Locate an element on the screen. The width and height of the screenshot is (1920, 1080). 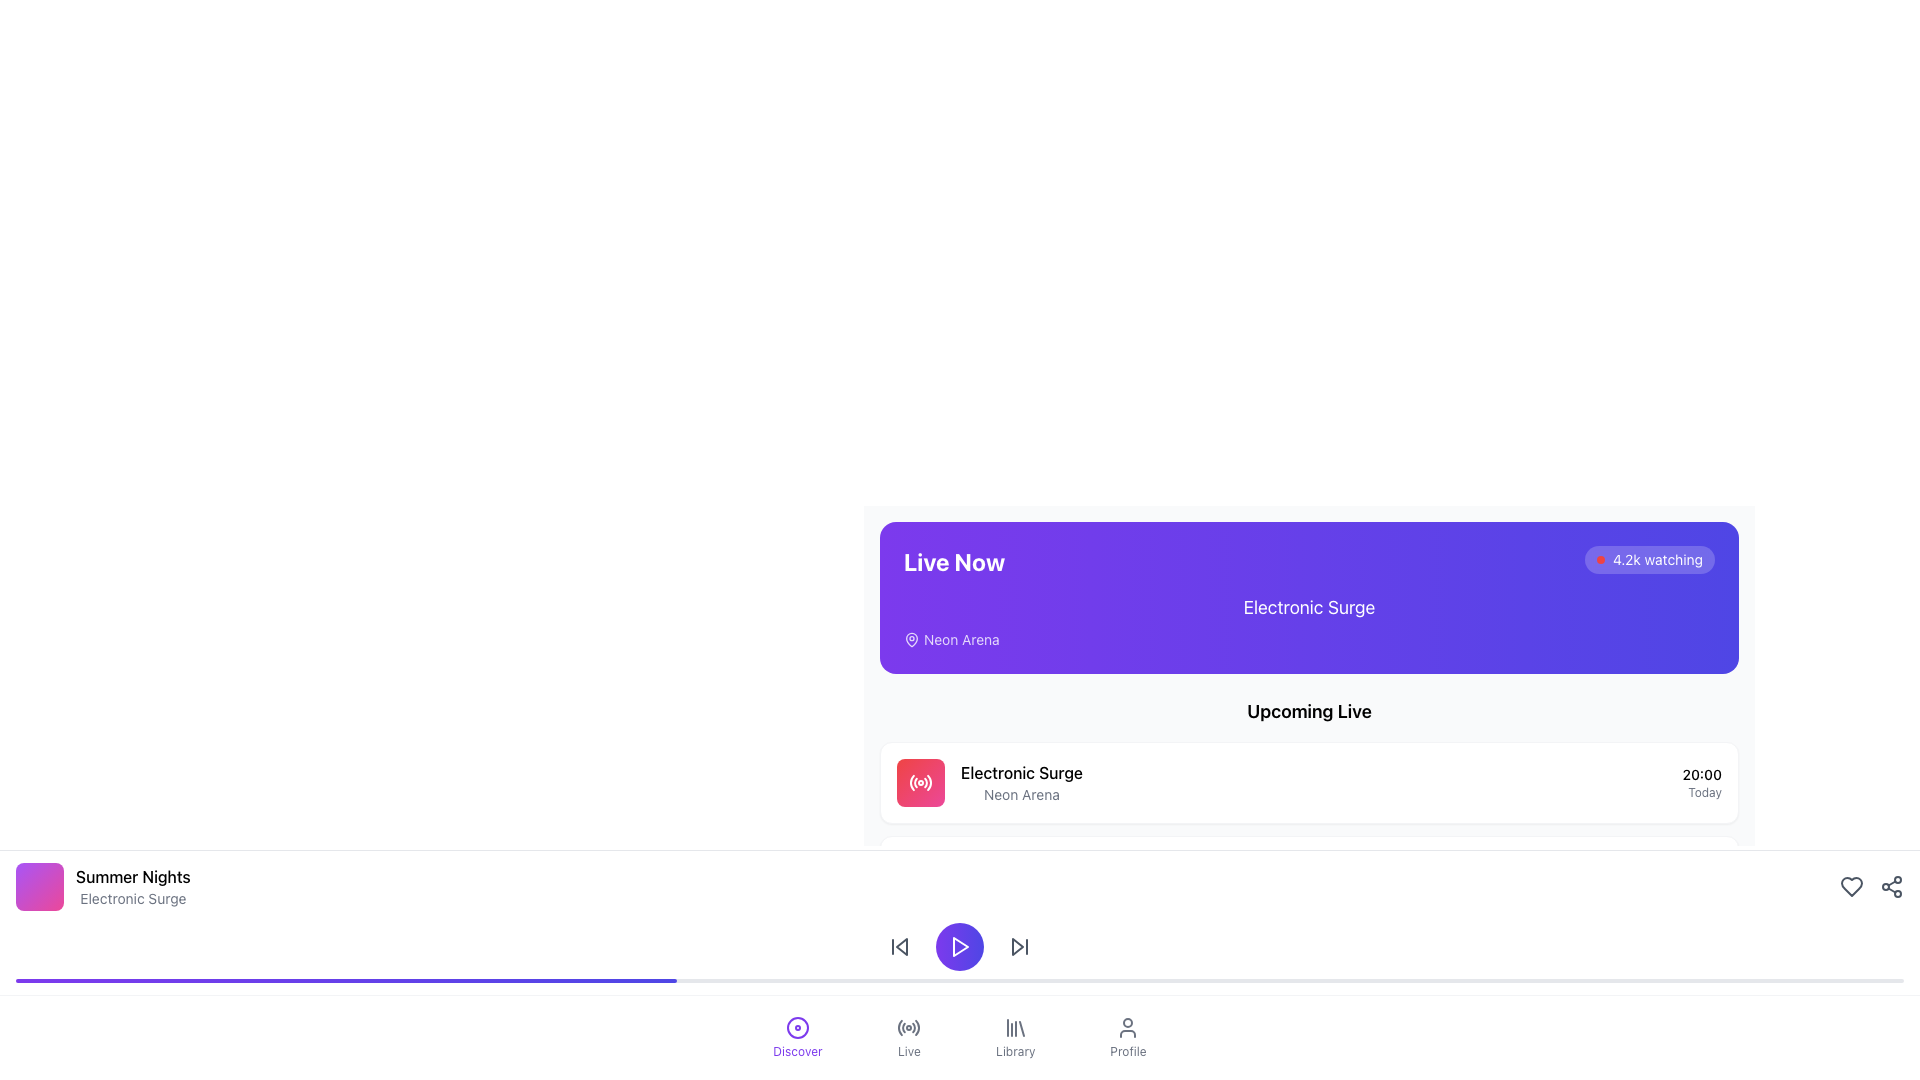
the 'Library' static text label located in the bottom navigation bar, which is the fourth item from the left, to check for additional tooltip information is located at coordinates (1015, 1051).